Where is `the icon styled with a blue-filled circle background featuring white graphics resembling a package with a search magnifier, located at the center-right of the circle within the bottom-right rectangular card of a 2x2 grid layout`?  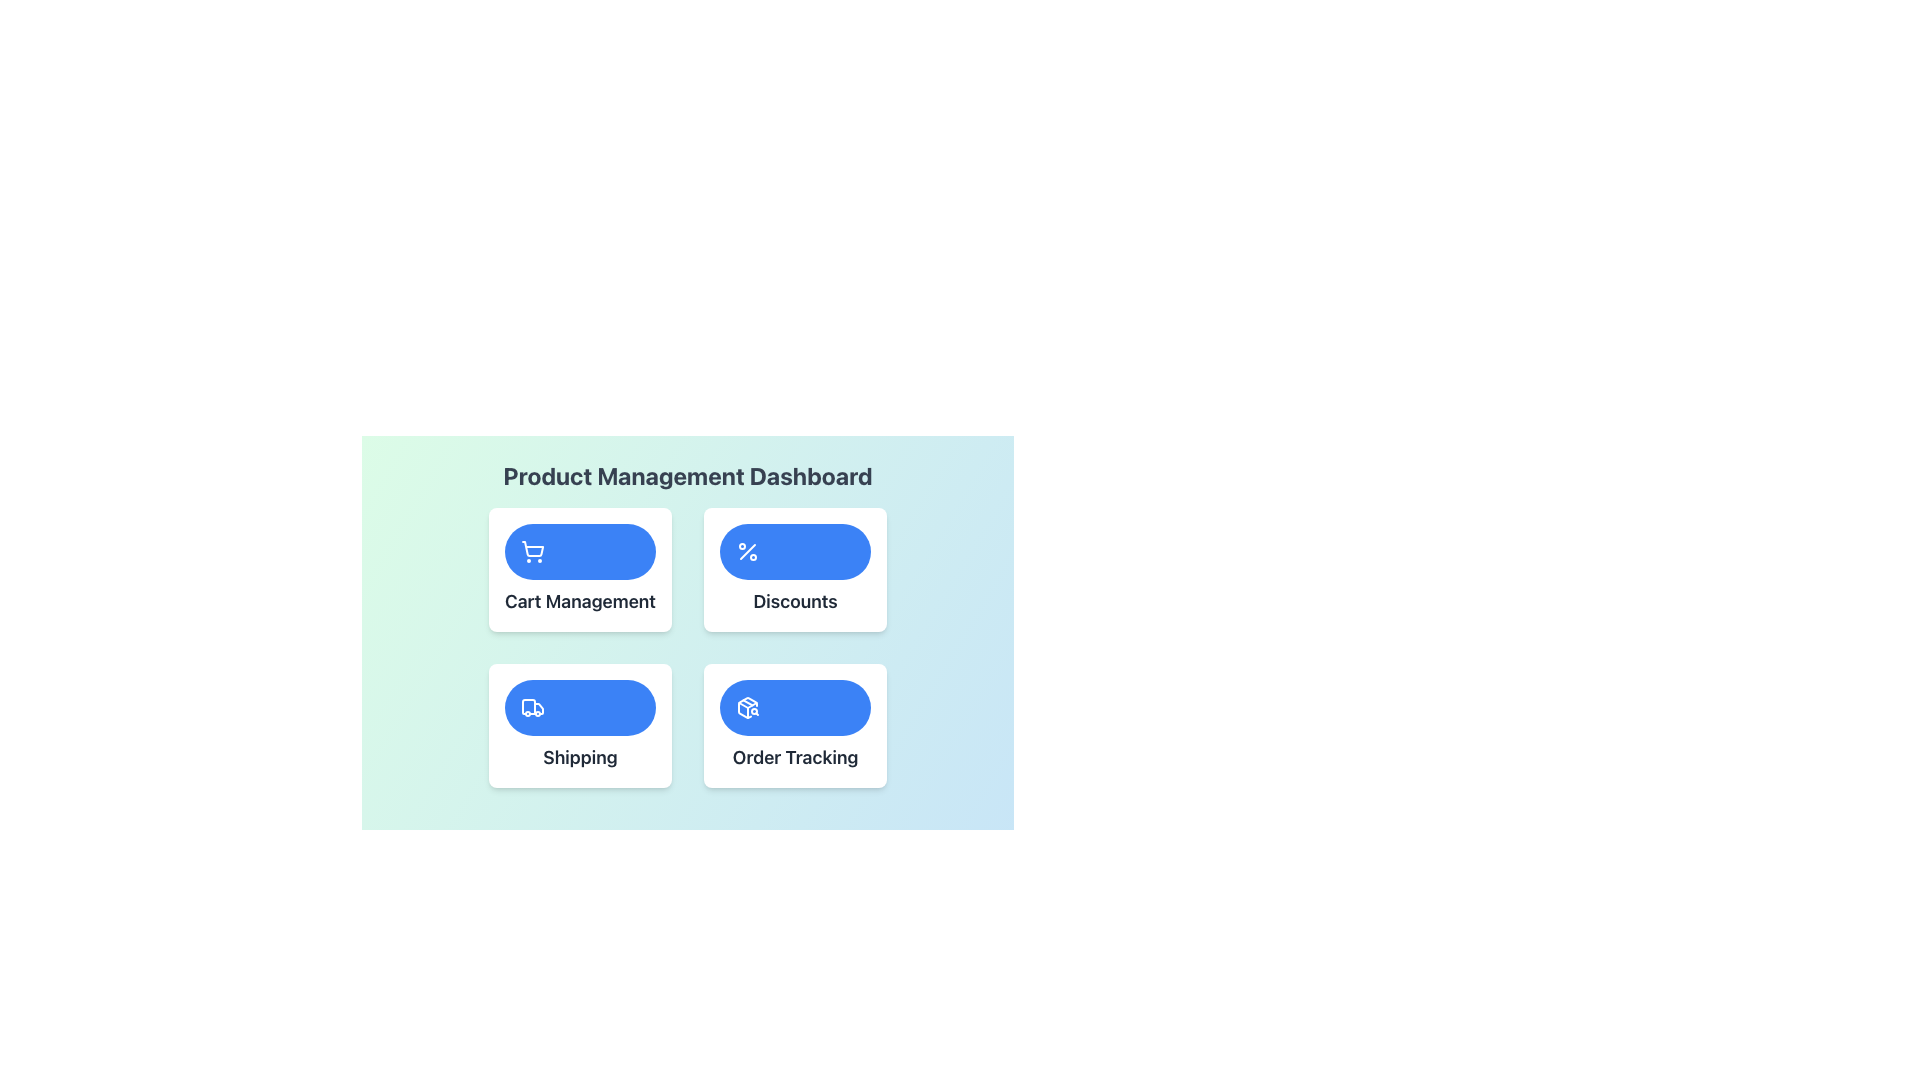
the icon styled with a blue-filled circle background featuring white graphics resembling a package with a search magnifier, located at the center-right of the circle within the bottom-right rectangular card of a 2x2 grid layout is located at coordinates (747, 707).